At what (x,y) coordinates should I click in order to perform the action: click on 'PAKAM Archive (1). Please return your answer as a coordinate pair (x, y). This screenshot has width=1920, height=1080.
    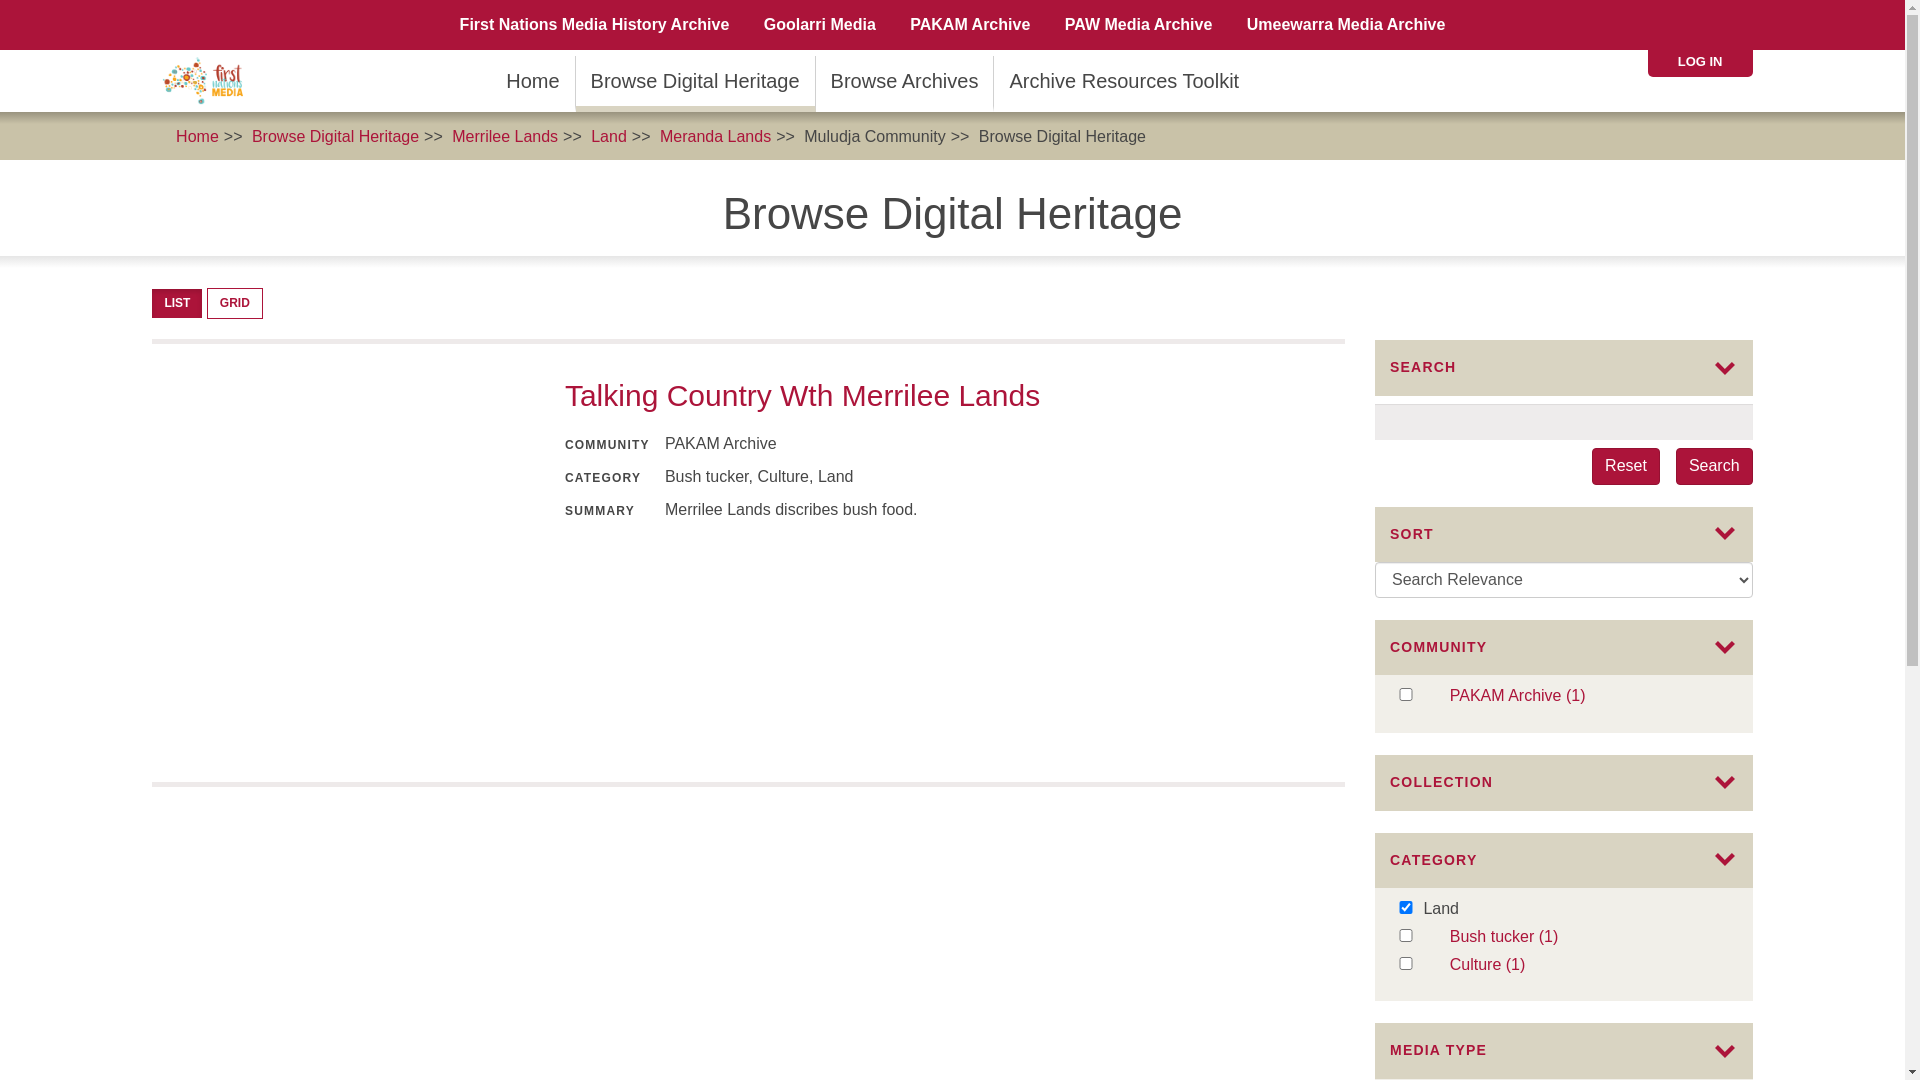
    Looking at the image, I should click on (1449, 695).